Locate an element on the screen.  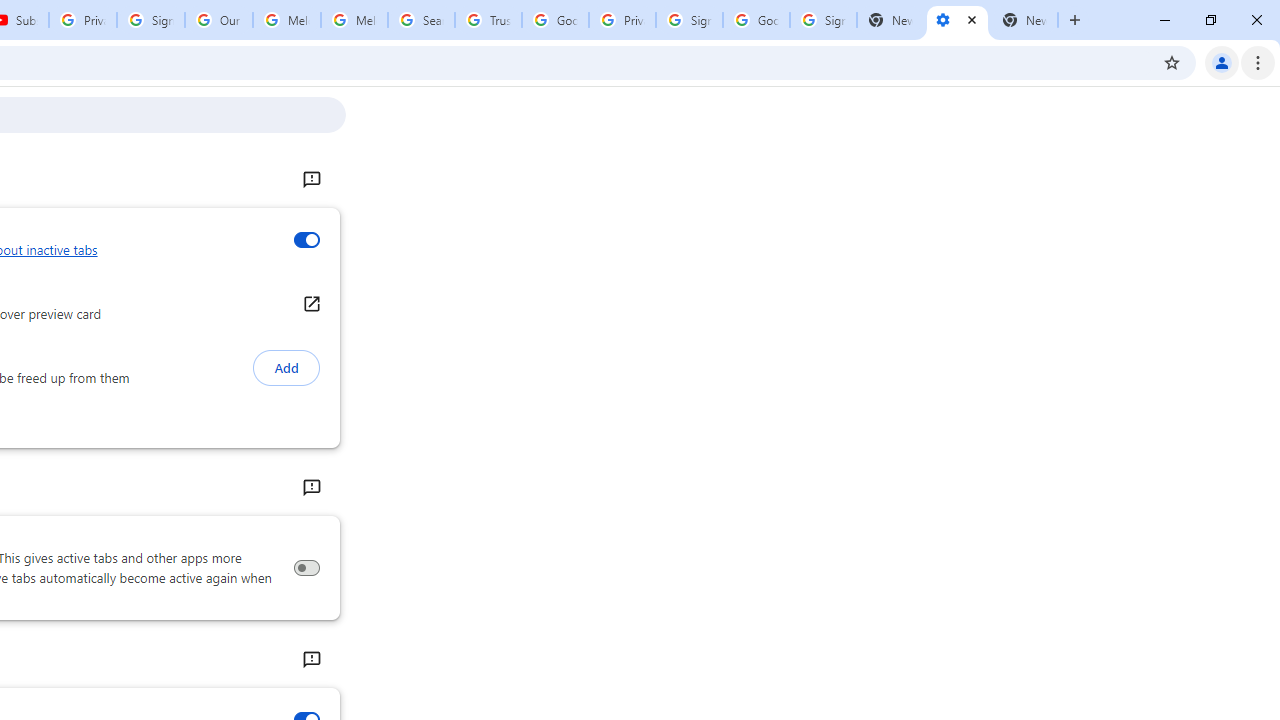
'Add to the "always keep these sites active" list' is located at coordinates (285, 368).